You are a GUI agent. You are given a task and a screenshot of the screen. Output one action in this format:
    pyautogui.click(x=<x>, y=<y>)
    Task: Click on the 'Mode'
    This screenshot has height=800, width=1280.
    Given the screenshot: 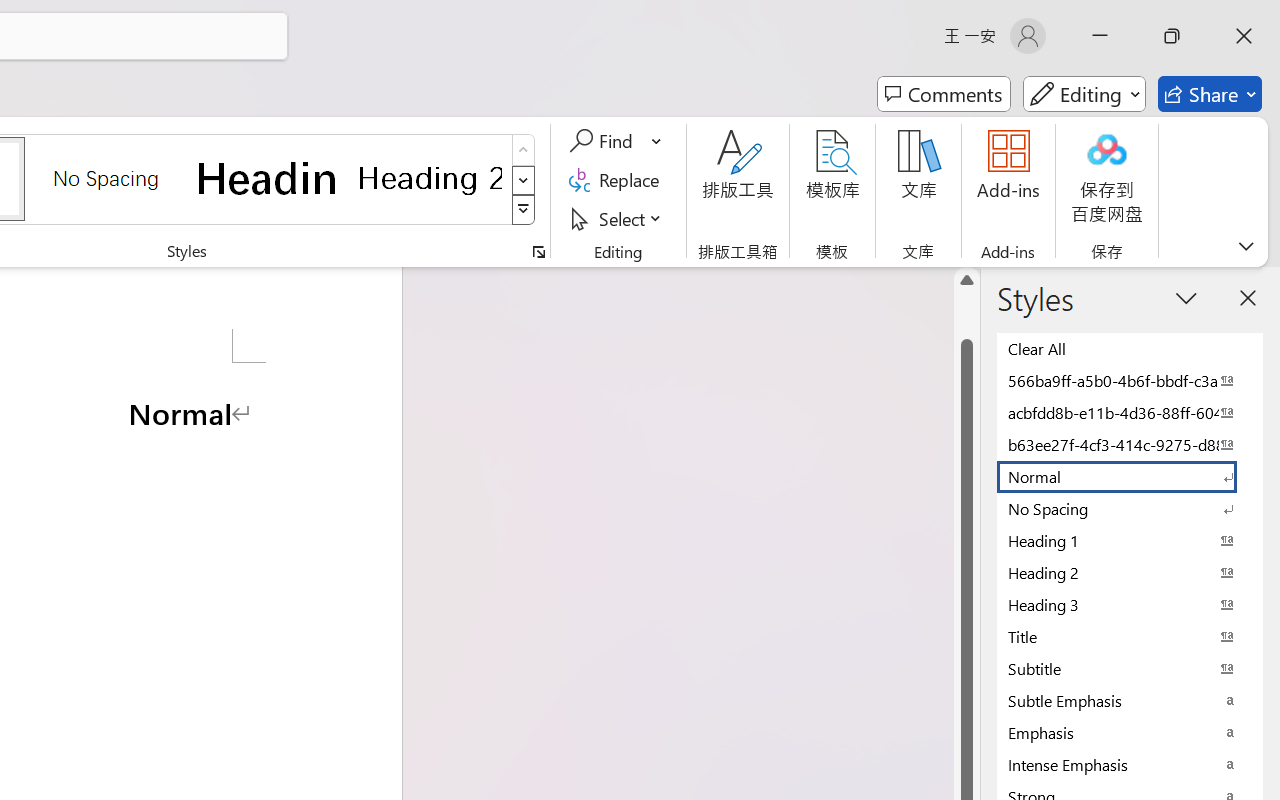 What is the action you would take?
    pyautogui.click(x=1083, y=94)
    